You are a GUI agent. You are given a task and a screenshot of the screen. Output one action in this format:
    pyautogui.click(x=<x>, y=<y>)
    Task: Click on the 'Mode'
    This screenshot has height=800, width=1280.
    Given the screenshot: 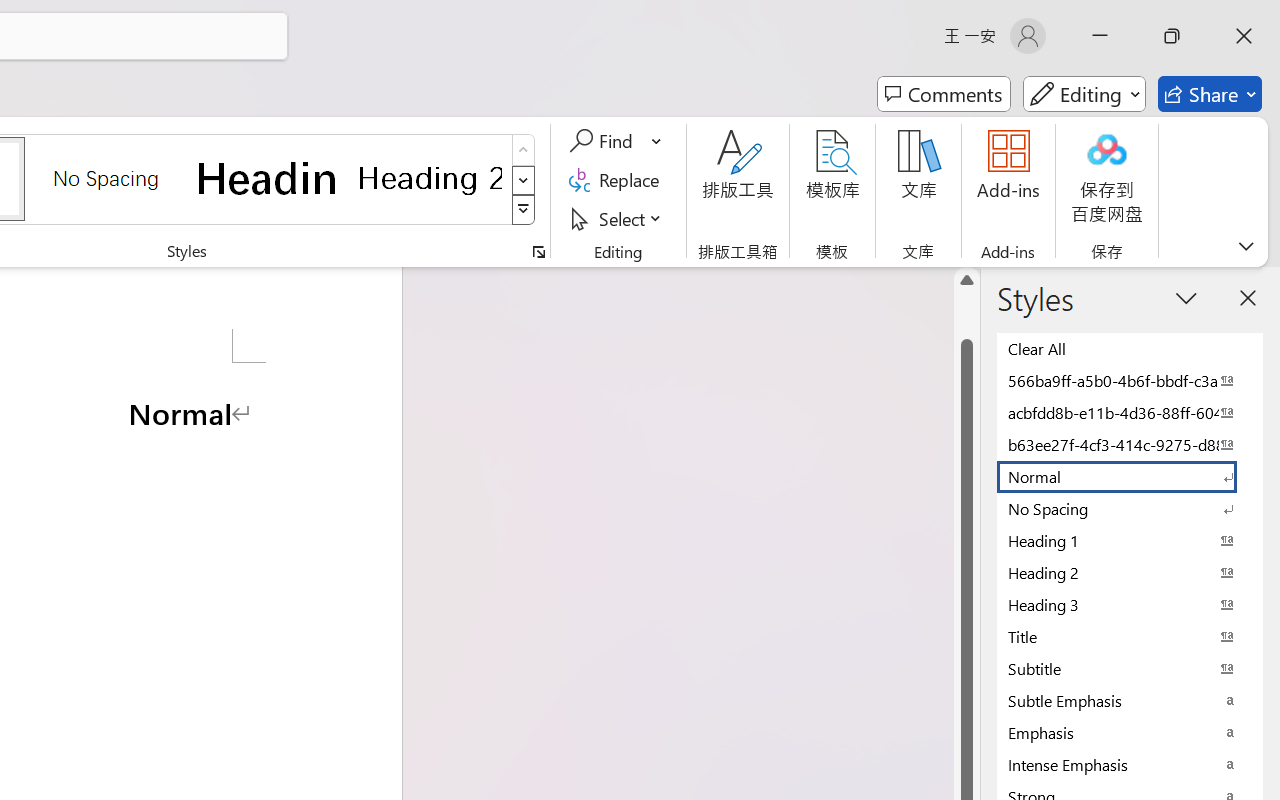 What is the action you would take?
    pyautogui.click(x=1083, y=94)
    